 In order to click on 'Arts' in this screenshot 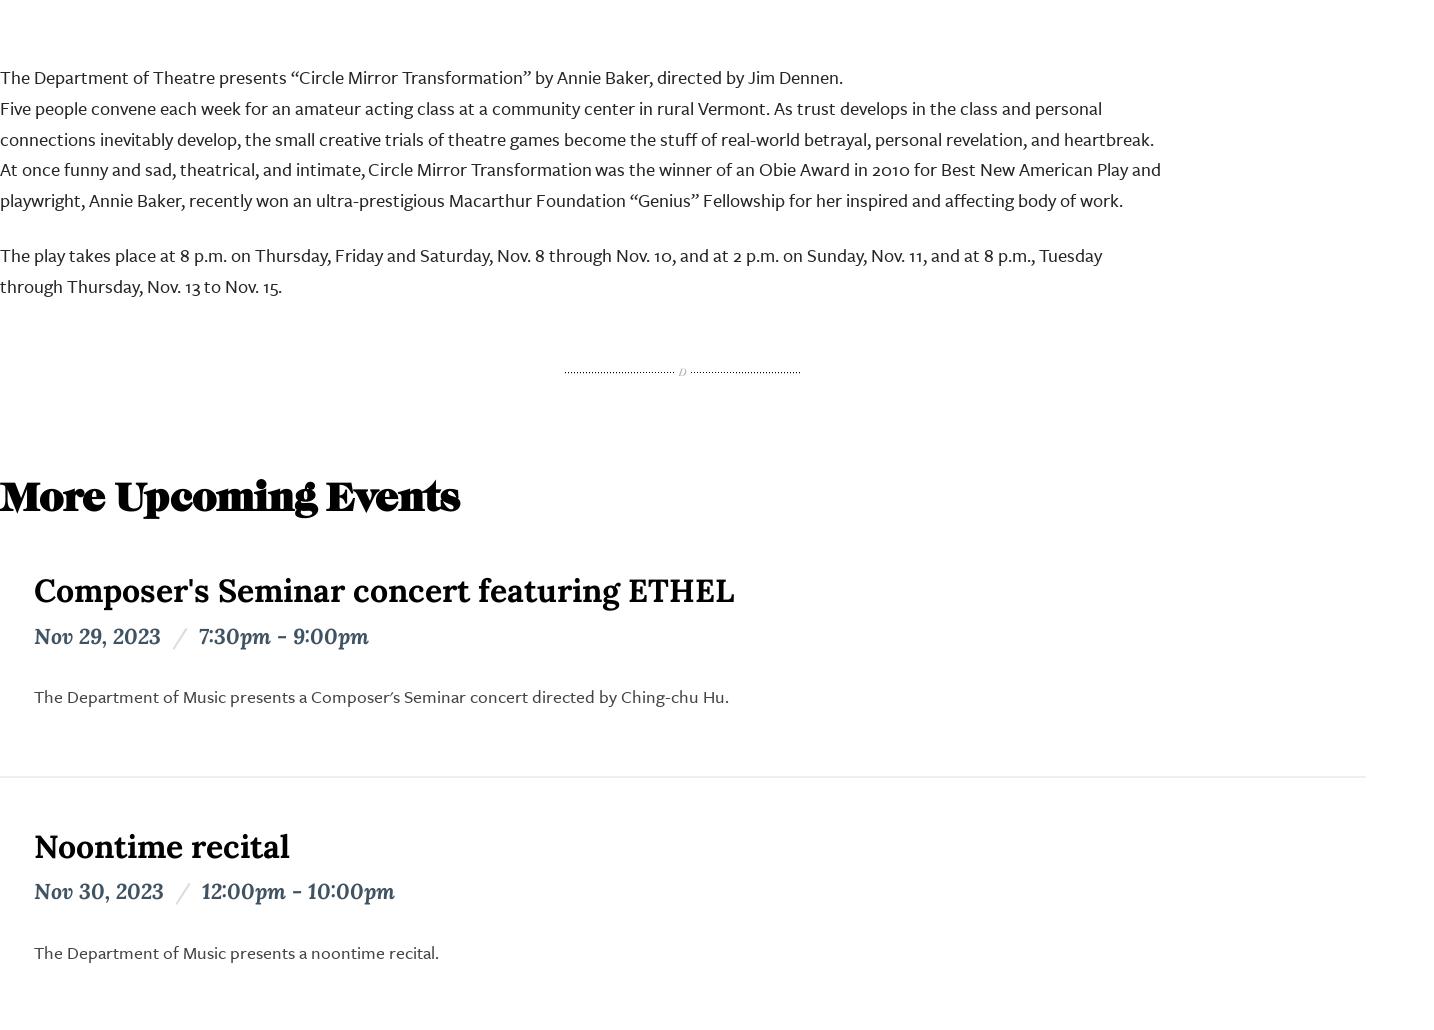, I will do `click(517, 627)`.